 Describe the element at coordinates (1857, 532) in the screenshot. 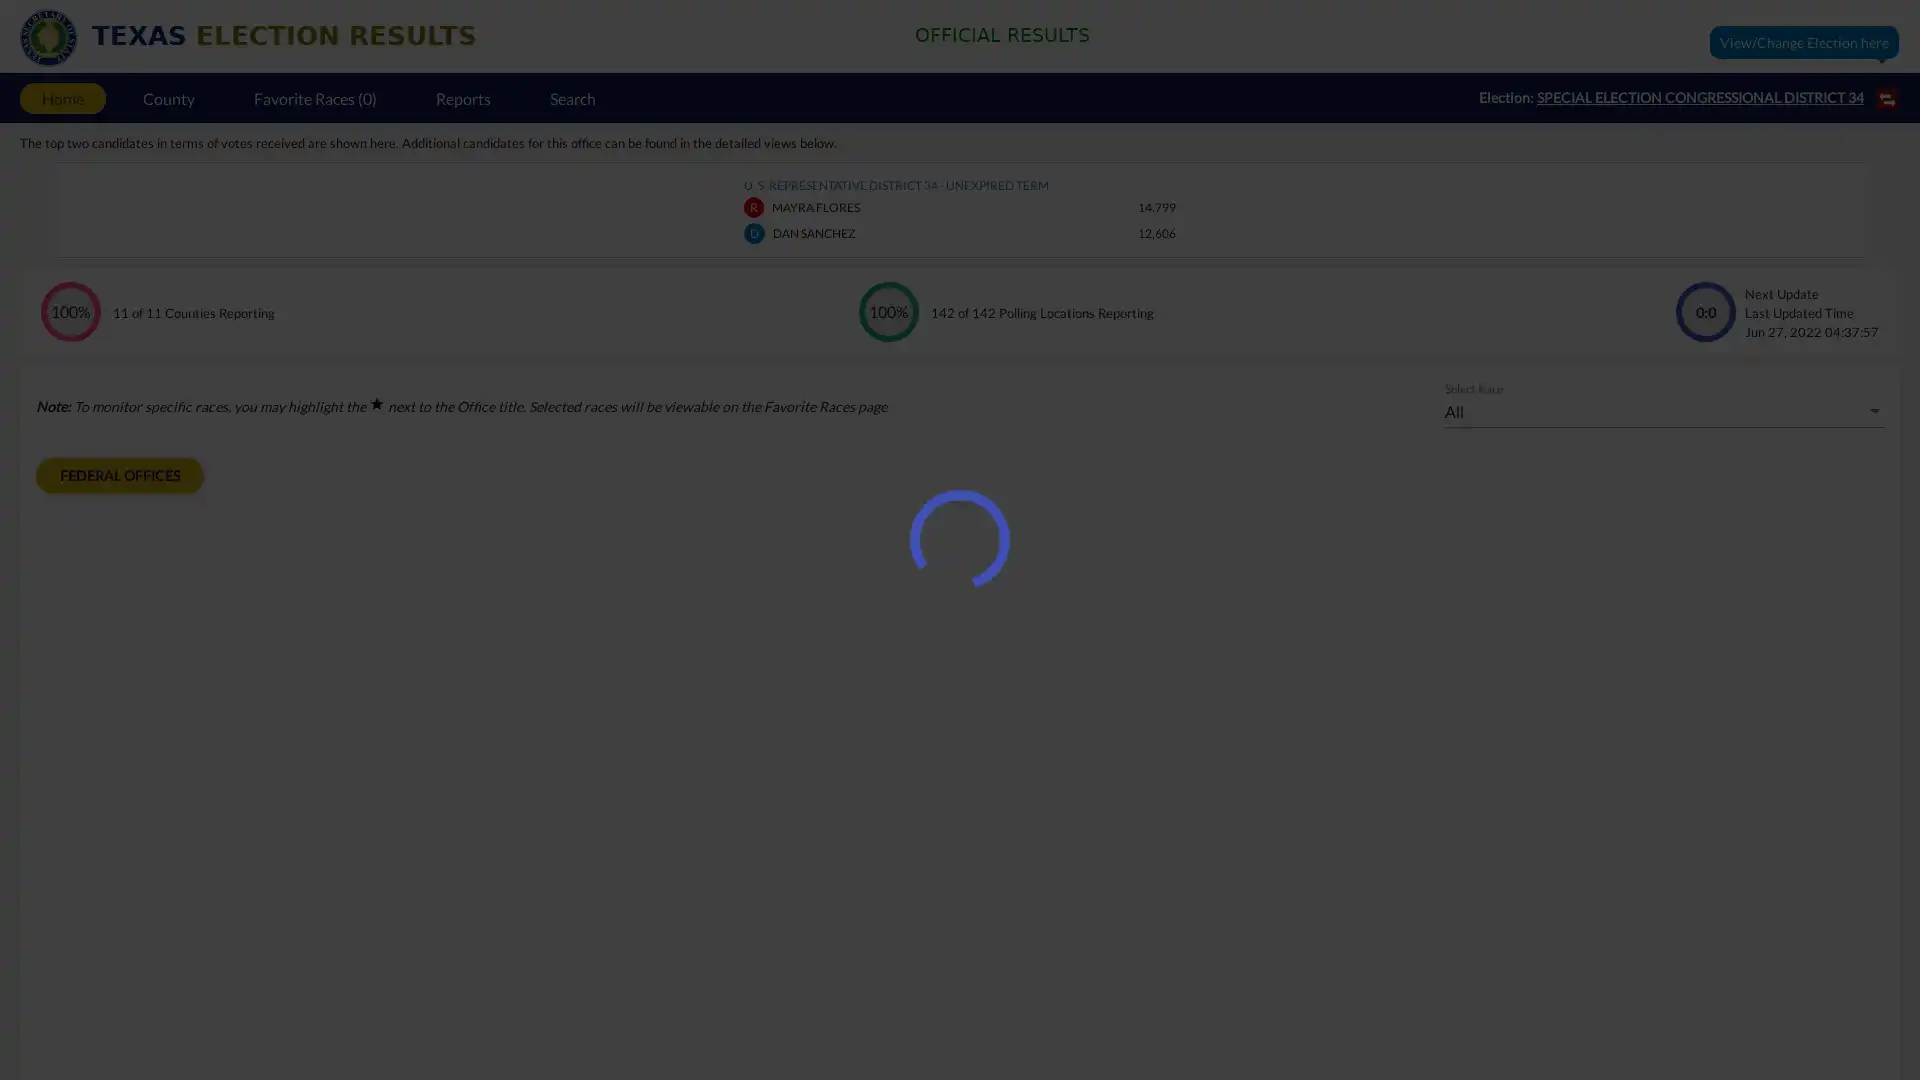

I see `Pie Chart mode data representation` at that location.